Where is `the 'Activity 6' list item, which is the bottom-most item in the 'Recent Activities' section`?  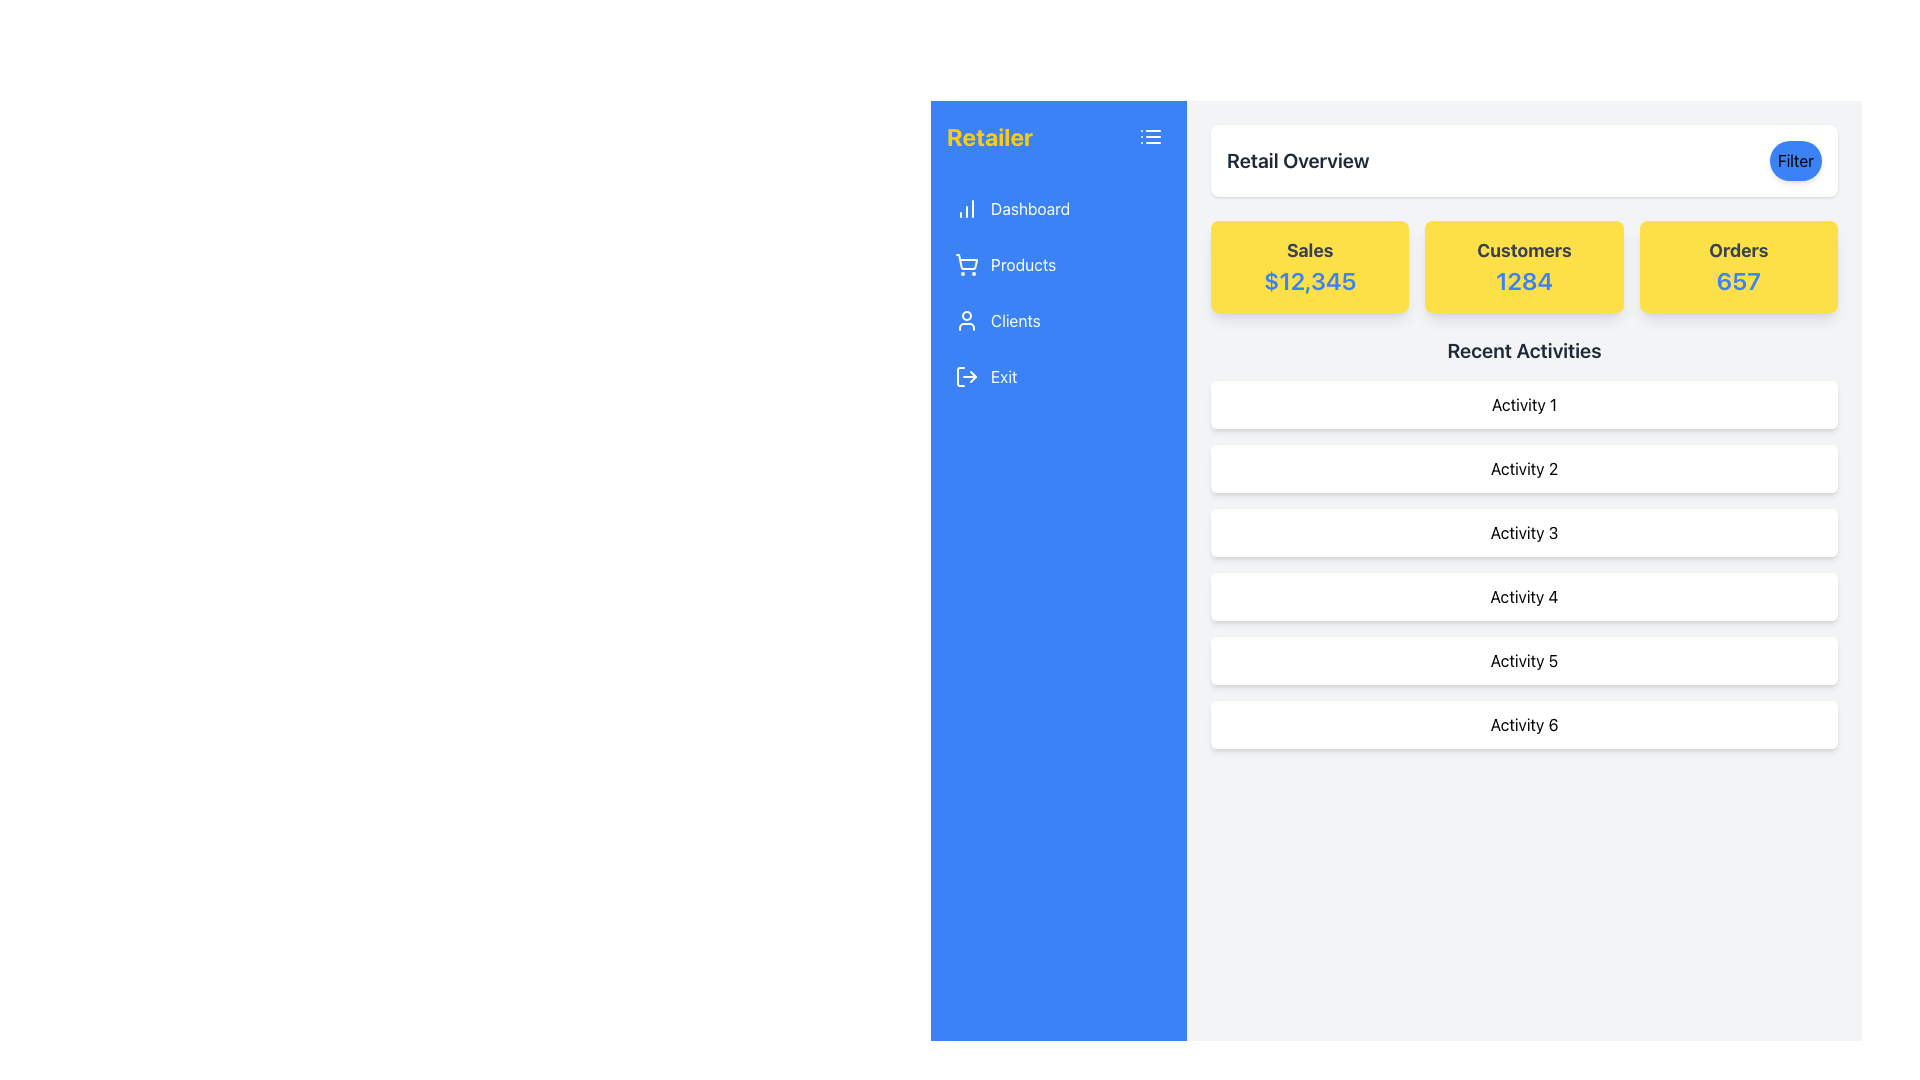 the 'Activity 6' list item, which is the bottom-most item in the 'Recent Activities' section is located at coordinates (1523, 725).